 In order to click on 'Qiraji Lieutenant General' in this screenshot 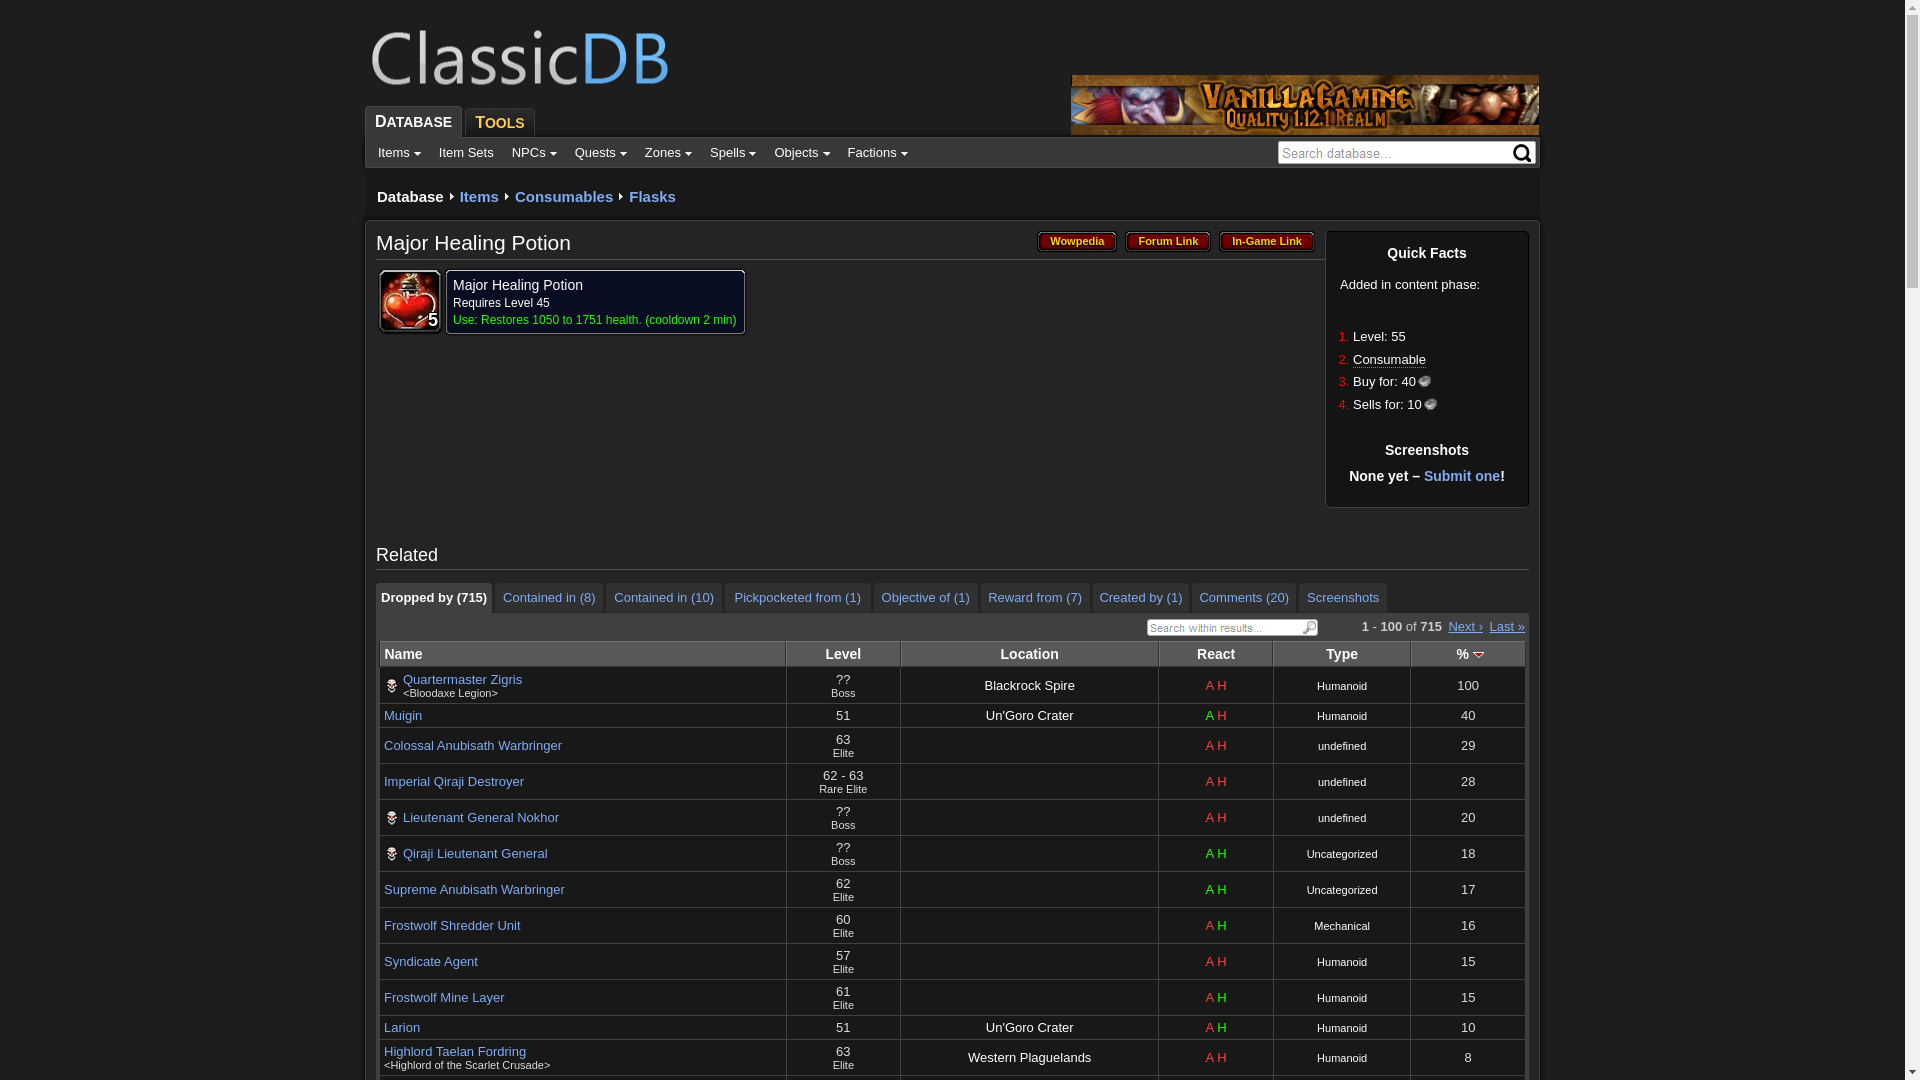, I will do `click(474, 853)`.